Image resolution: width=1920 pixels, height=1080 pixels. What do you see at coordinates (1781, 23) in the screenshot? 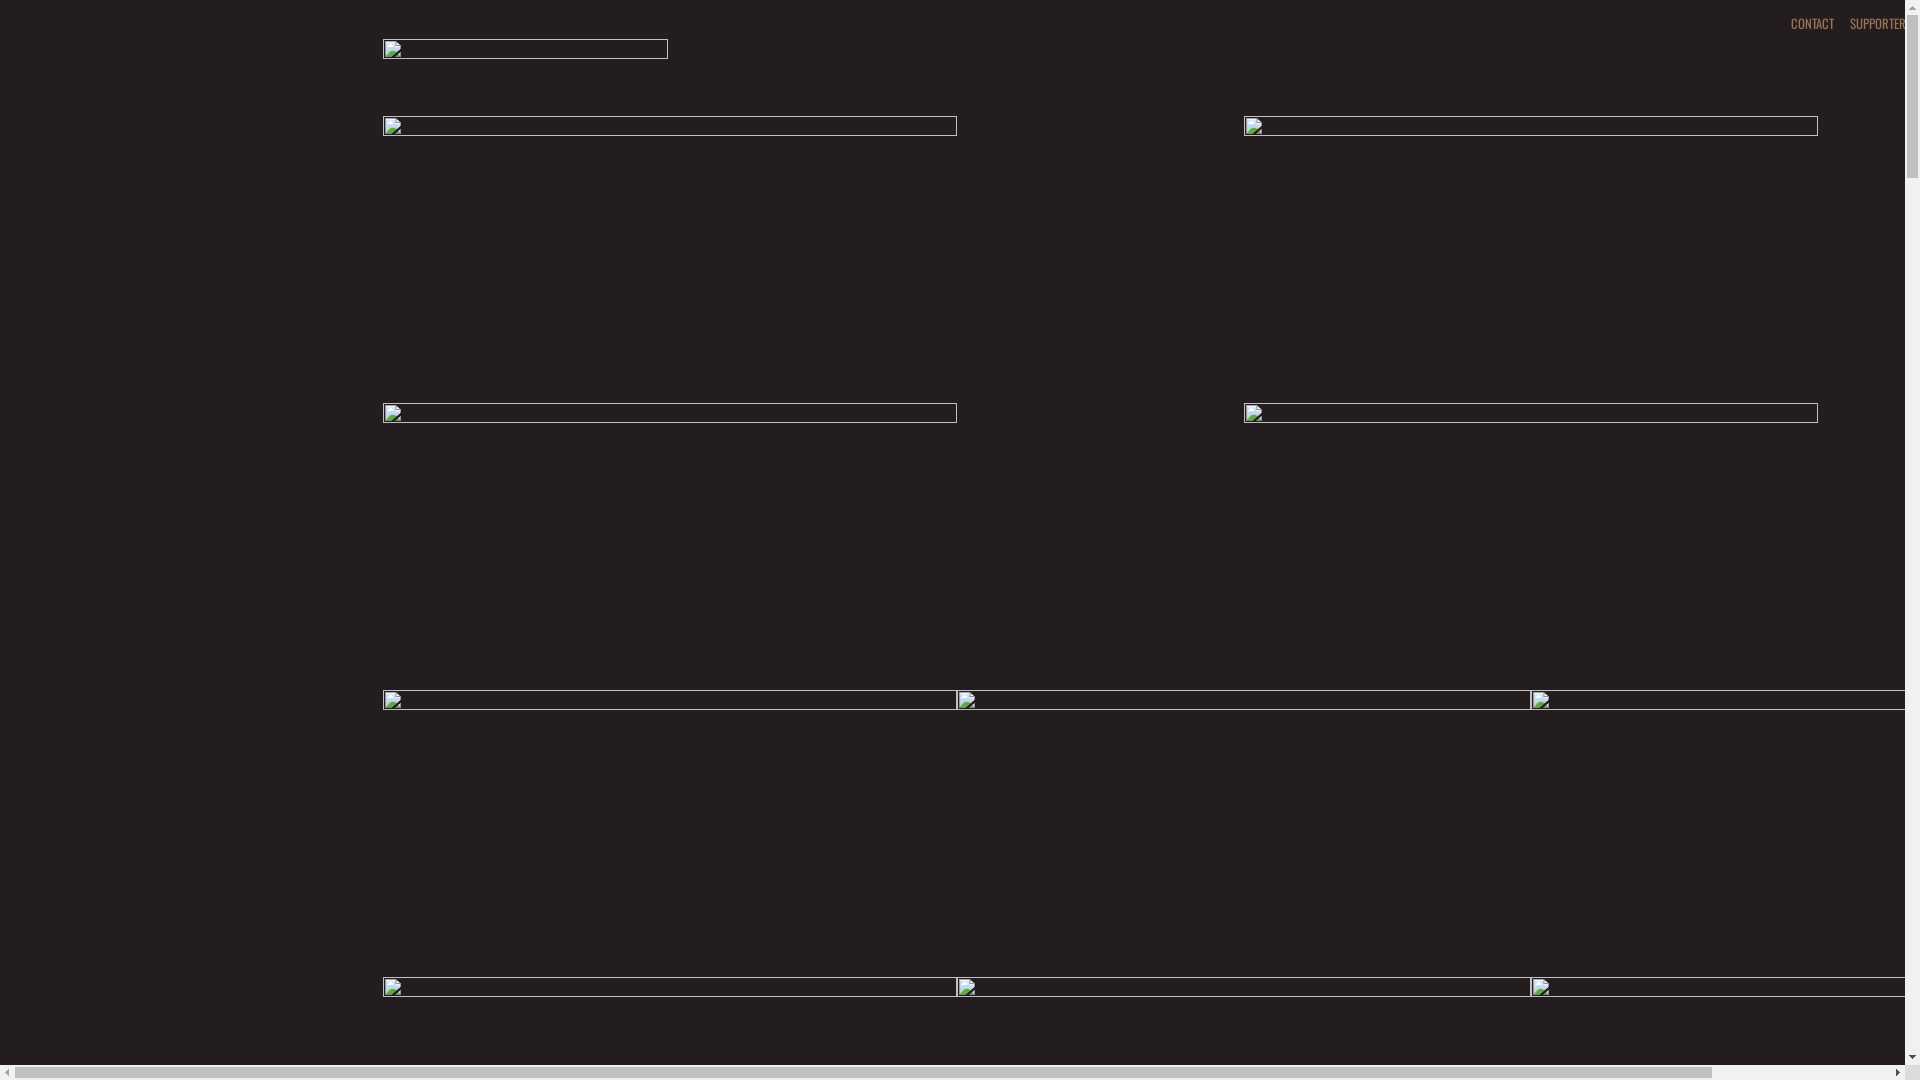
I see `'CONTACT'` at bounding box center [1781, 23].